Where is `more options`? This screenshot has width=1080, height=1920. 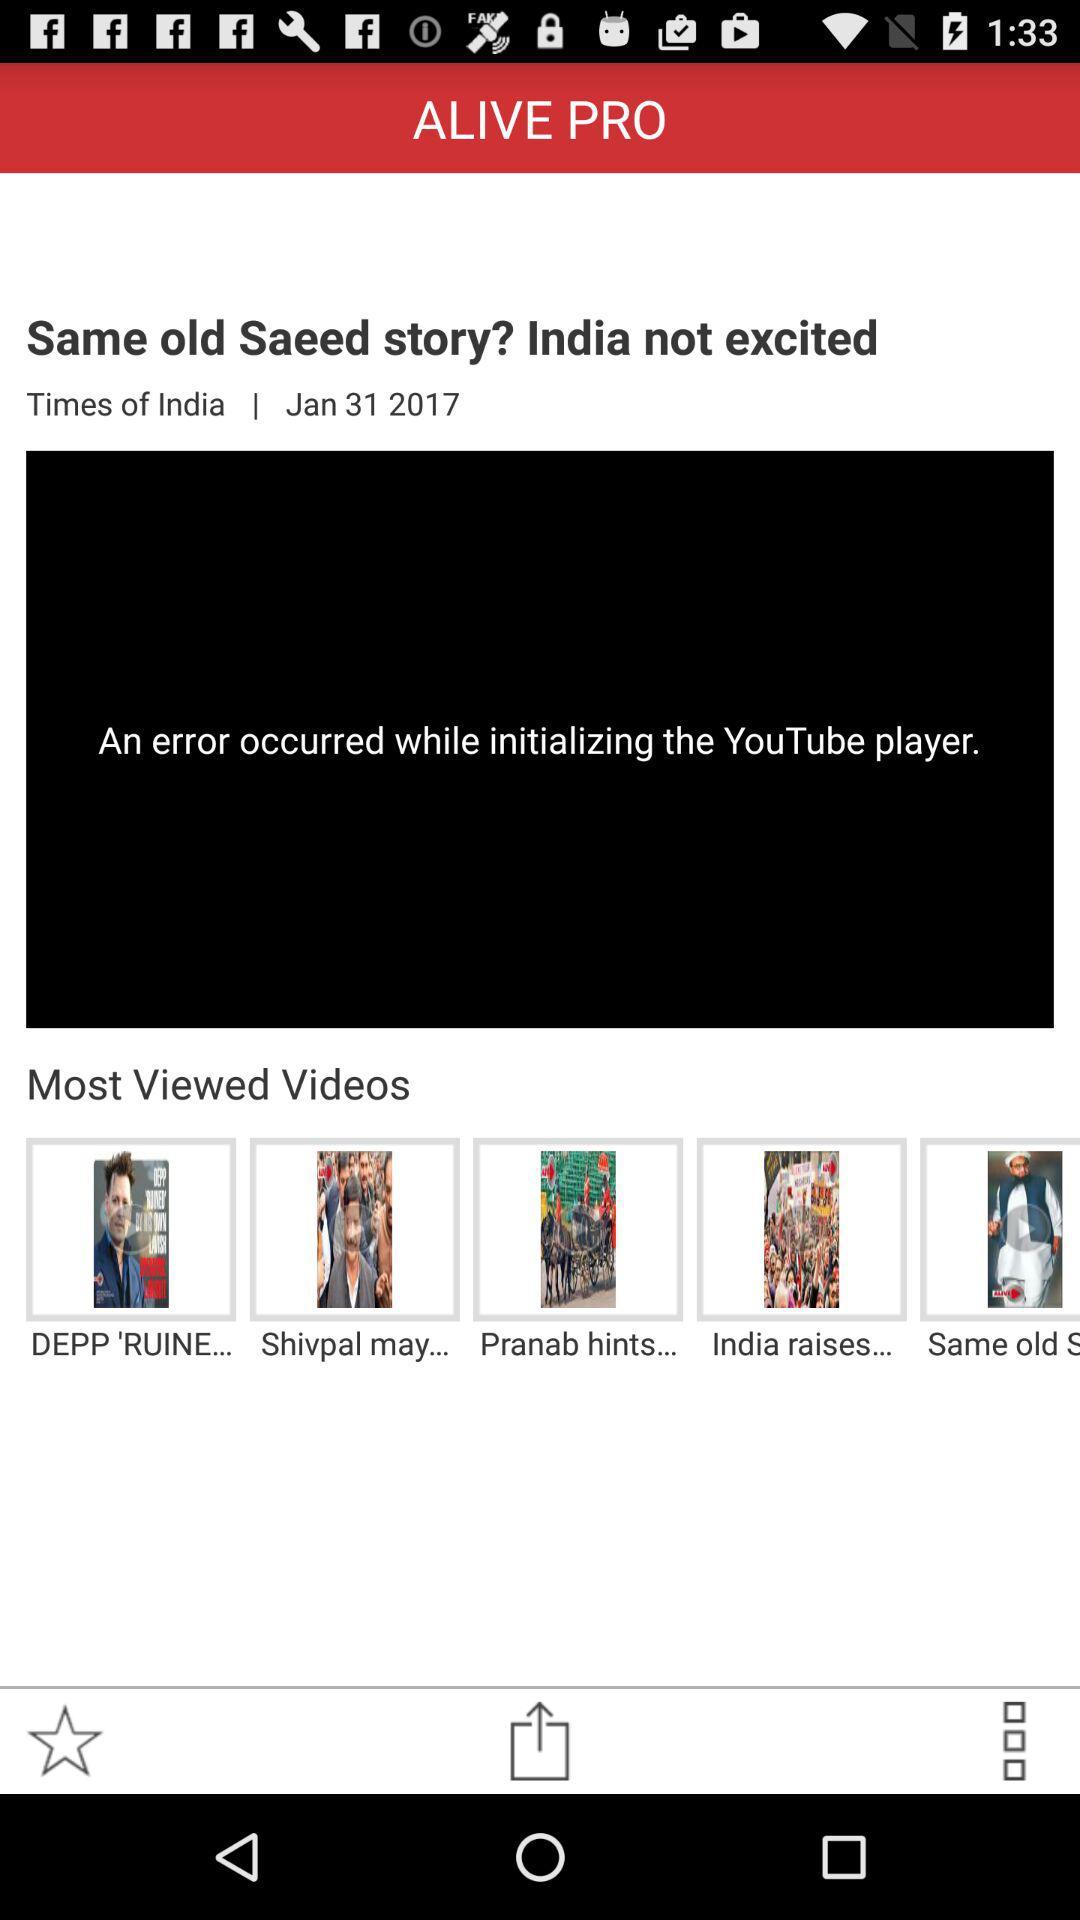
more options is located at coordinates (1014, 1740).